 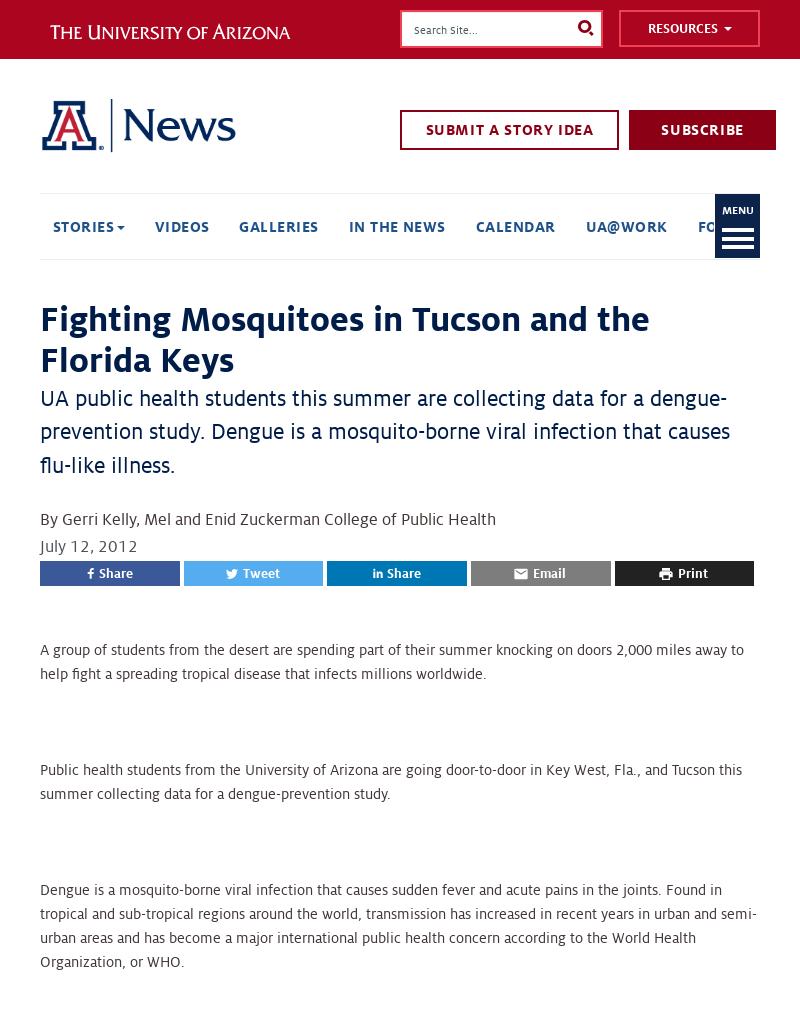 What do you see at coordinates (88, 546) in the screenshot?
I see `'July 12, 2012'` at bounding box center [88, 546].